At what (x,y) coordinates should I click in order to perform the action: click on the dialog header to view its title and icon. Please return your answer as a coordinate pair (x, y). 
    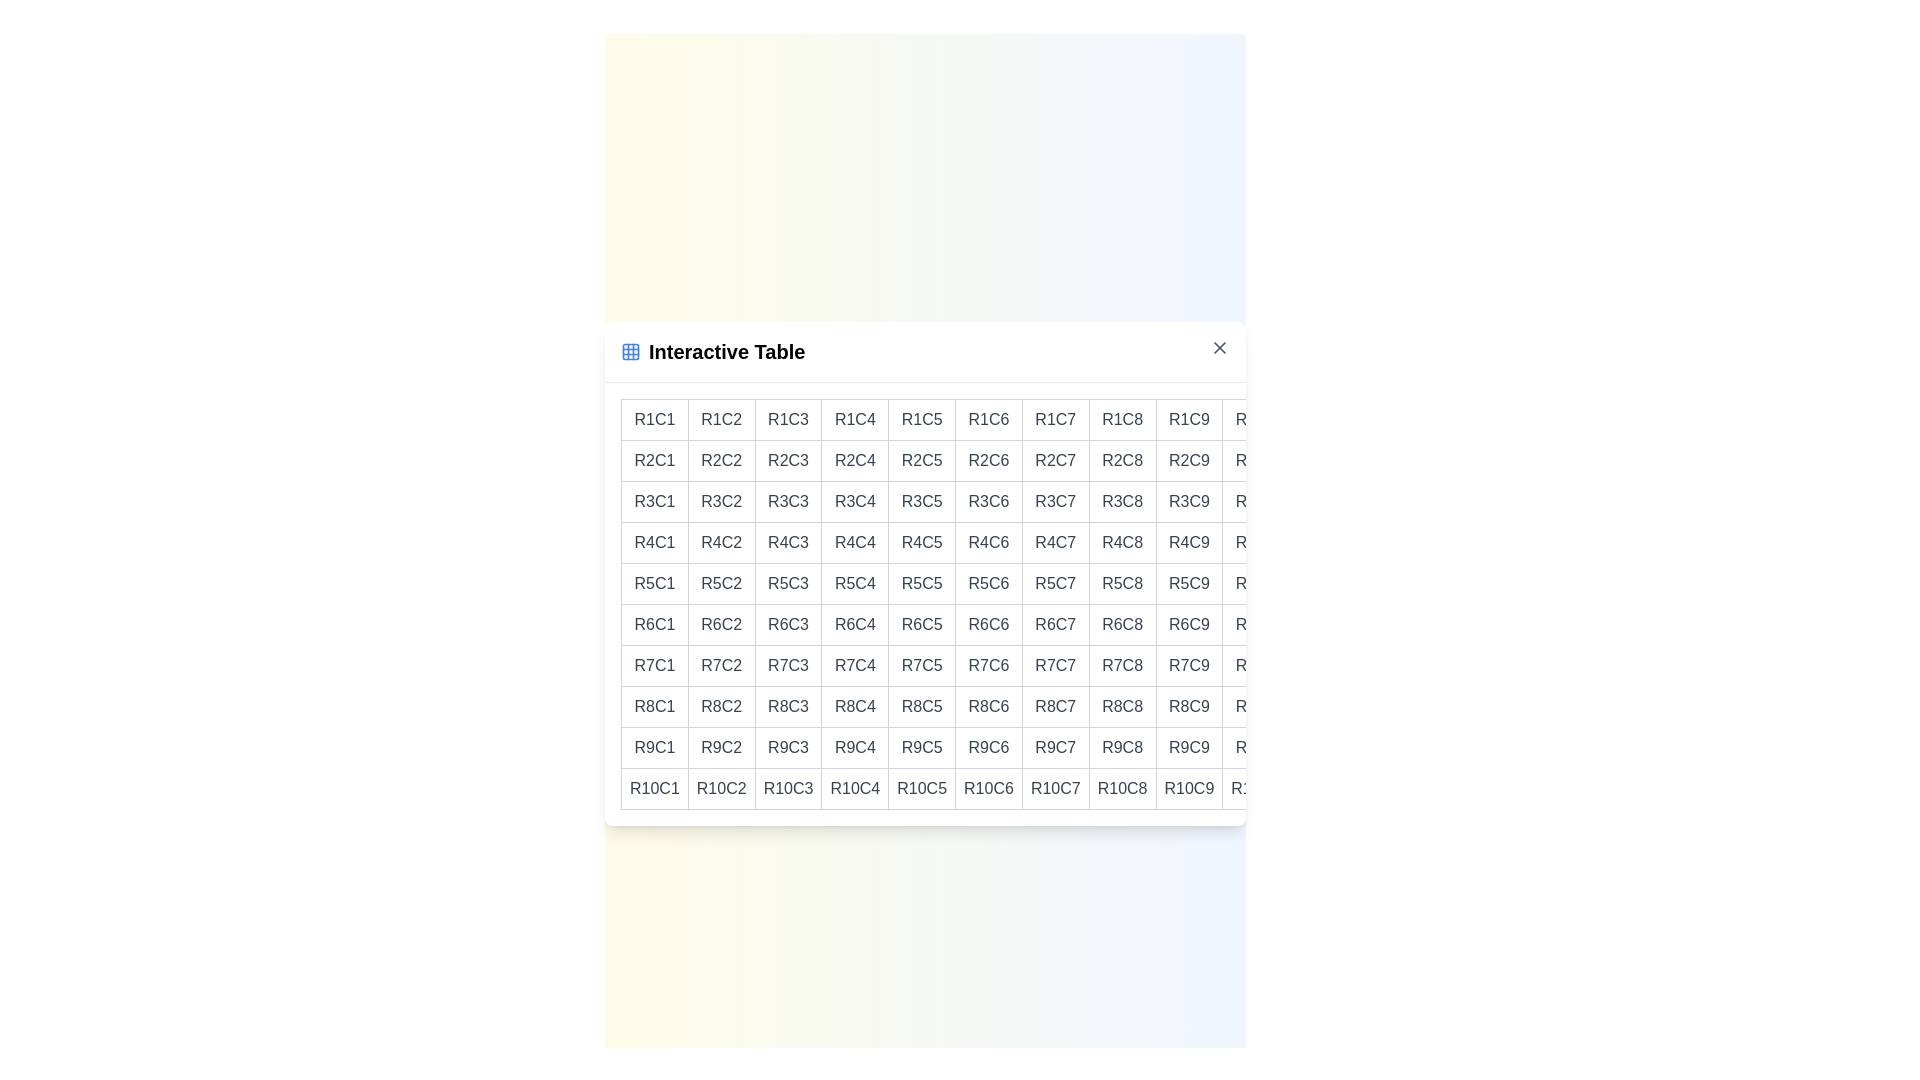
    Looking at the image, I should click on (924, 351).